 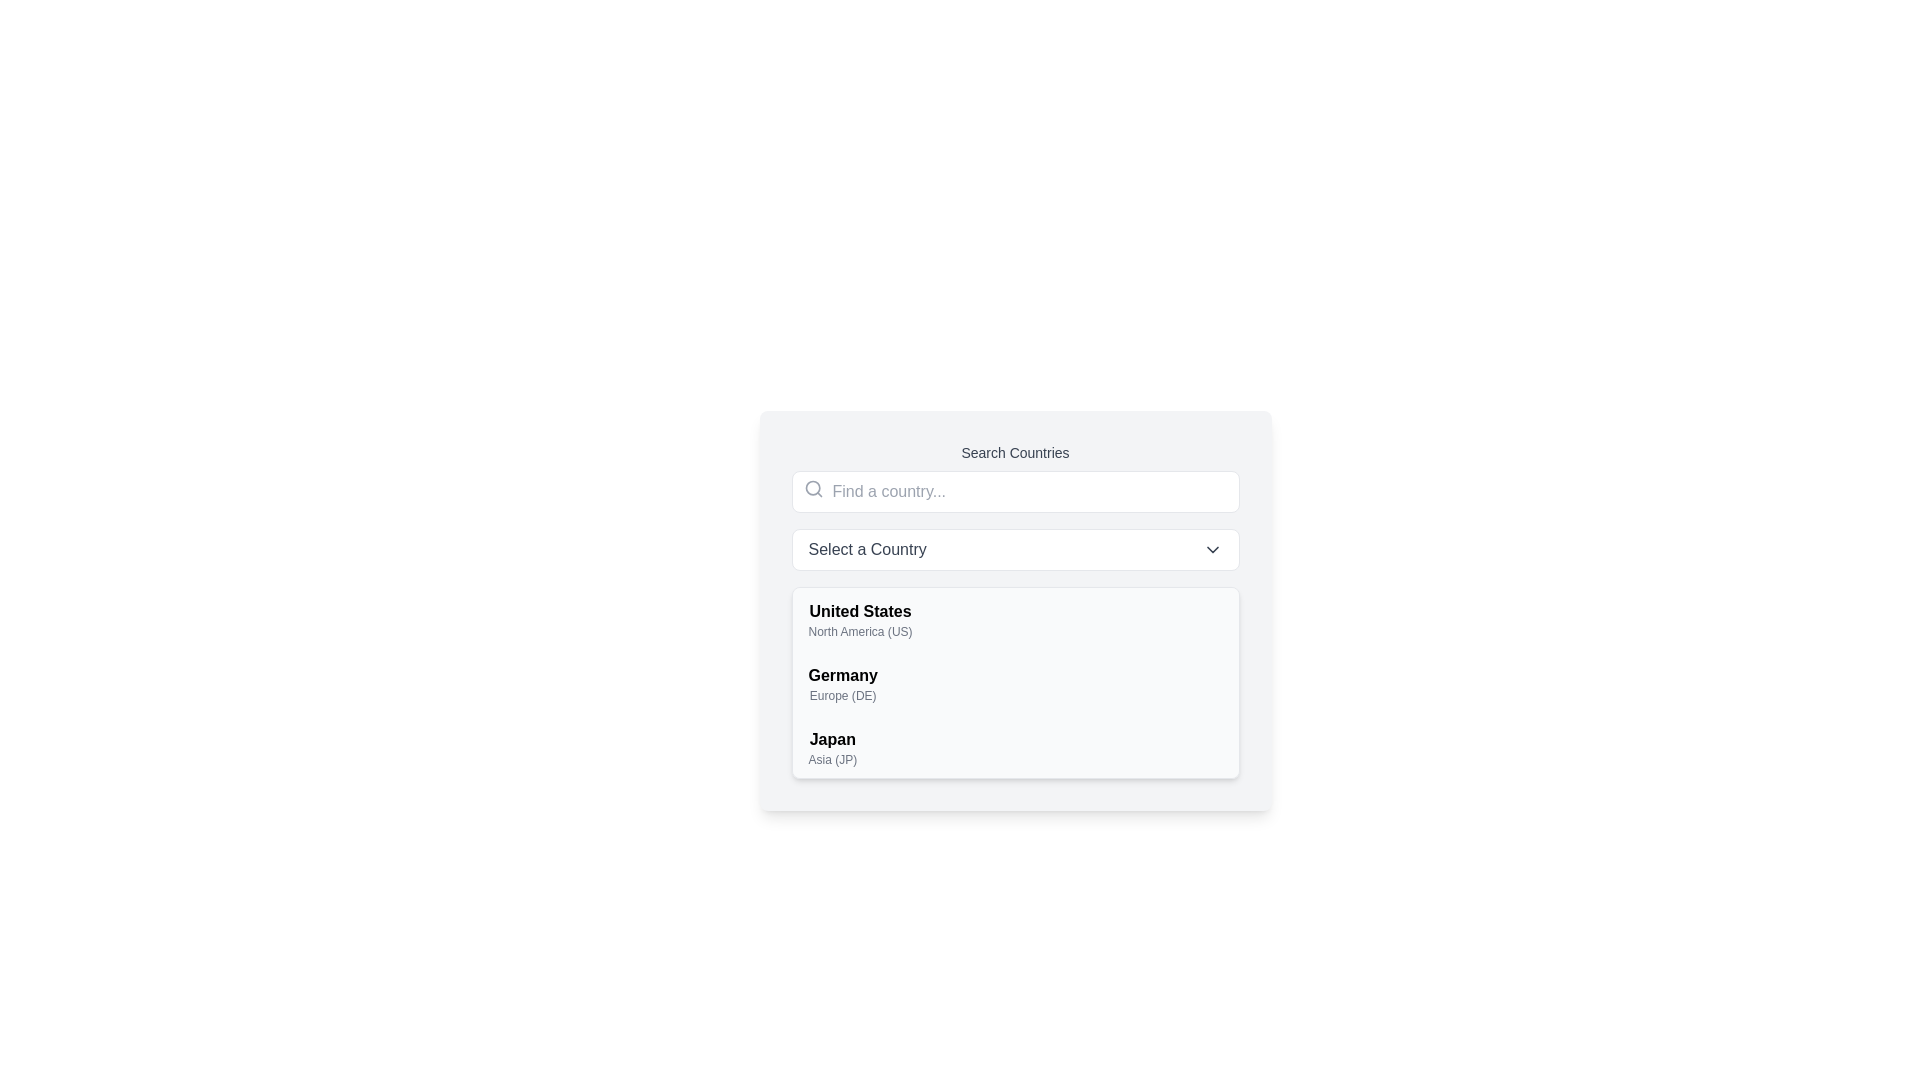 I want to click on the text label that reads 'Europe (DE)', which is styled in light gray and positioned beneath the main label 'Germany' in the 'Search Countries' list, so click(x=843, y=694).